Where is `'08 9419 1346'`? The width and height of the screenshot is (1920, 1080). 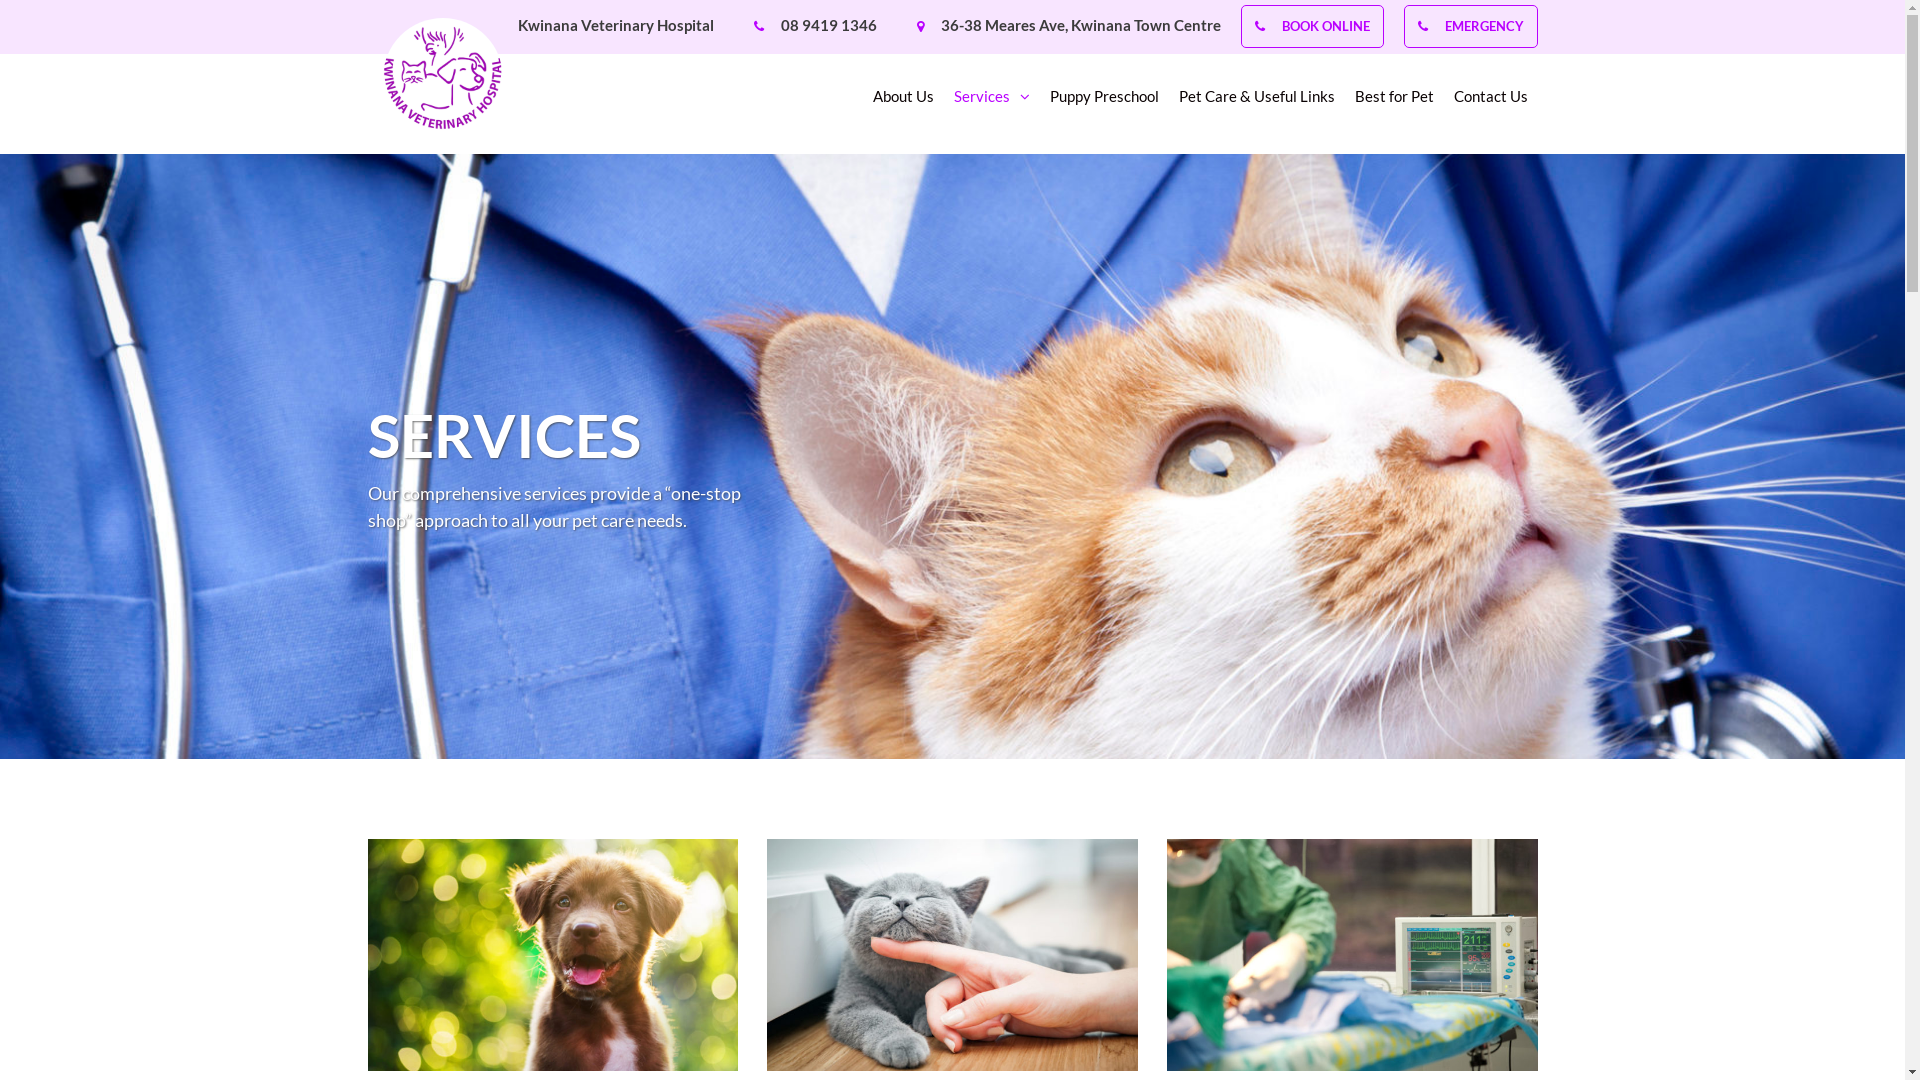
'08 9419 1346' is located at coordinates (828, 24).